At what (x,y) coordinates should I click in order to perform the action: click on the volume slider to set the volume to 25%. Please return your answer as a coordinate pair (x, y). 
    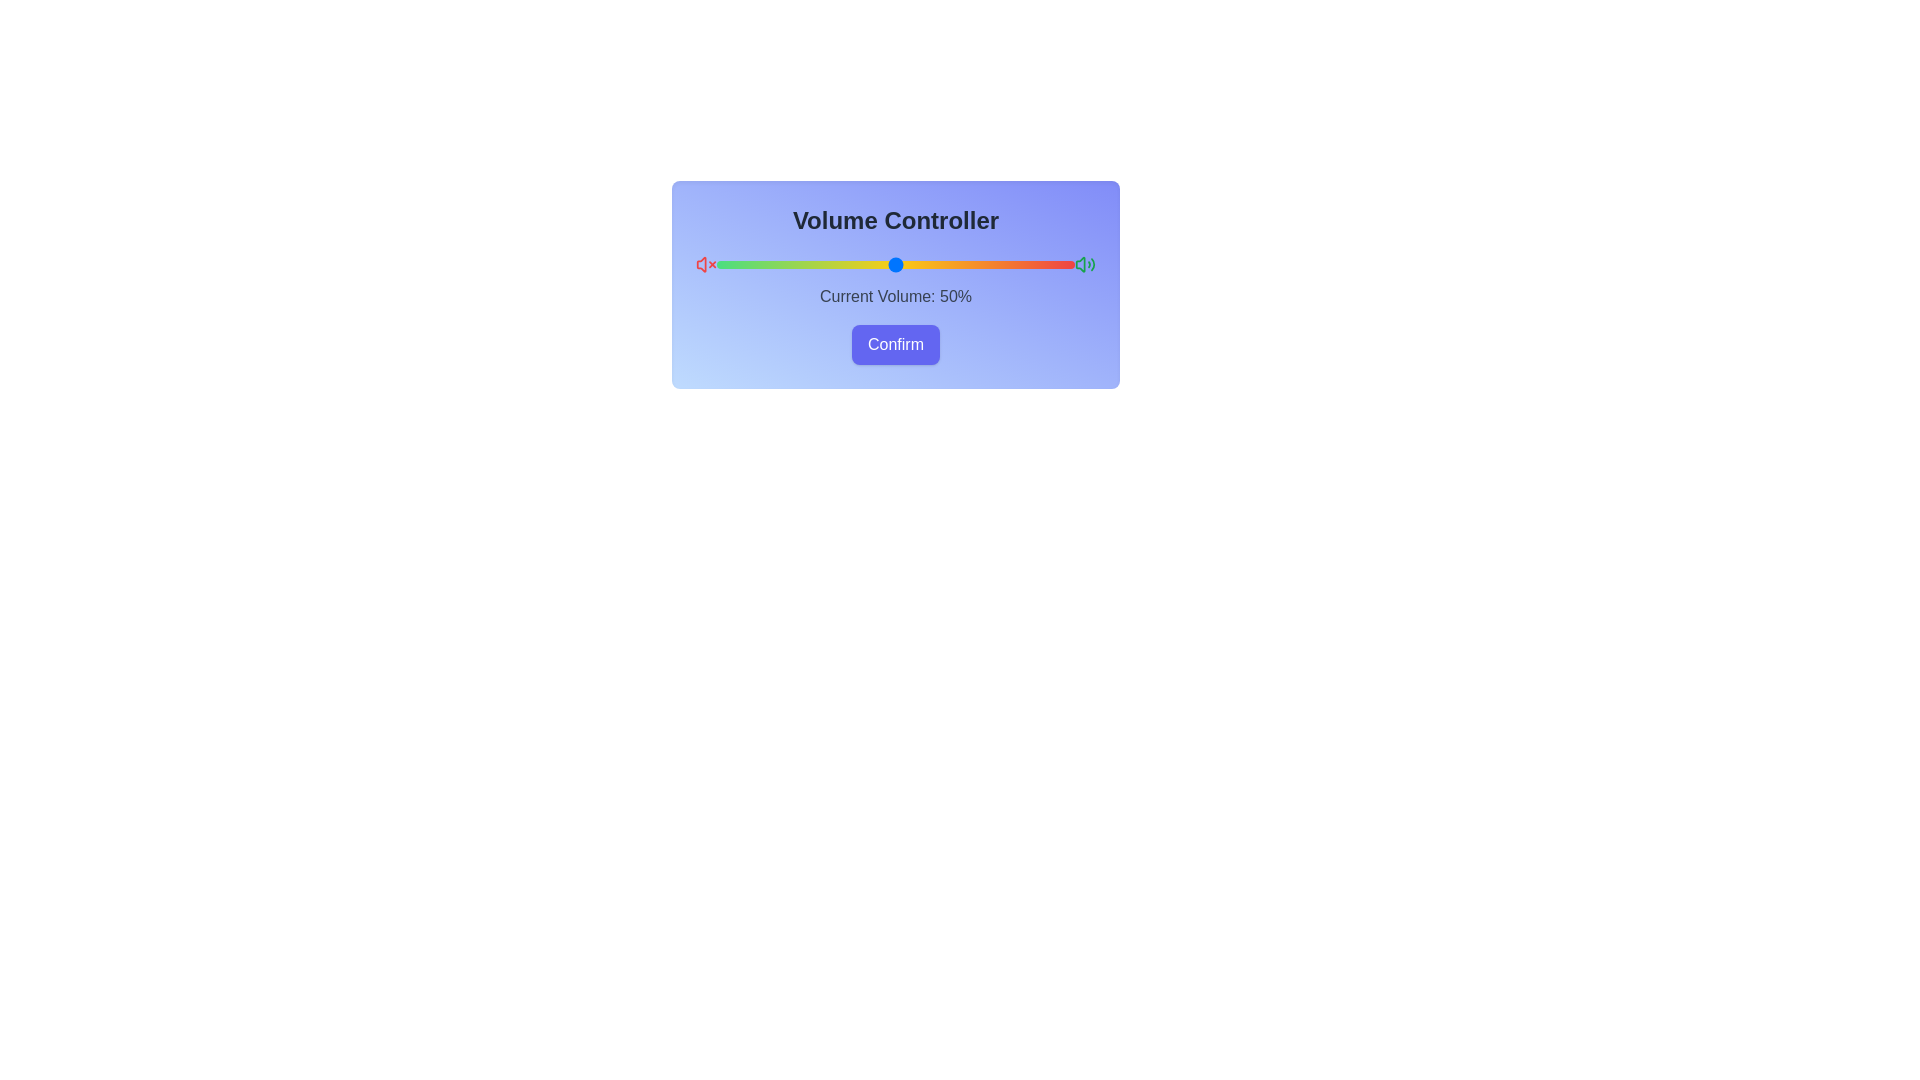
    Looking at the image, I should click on (806, 264).